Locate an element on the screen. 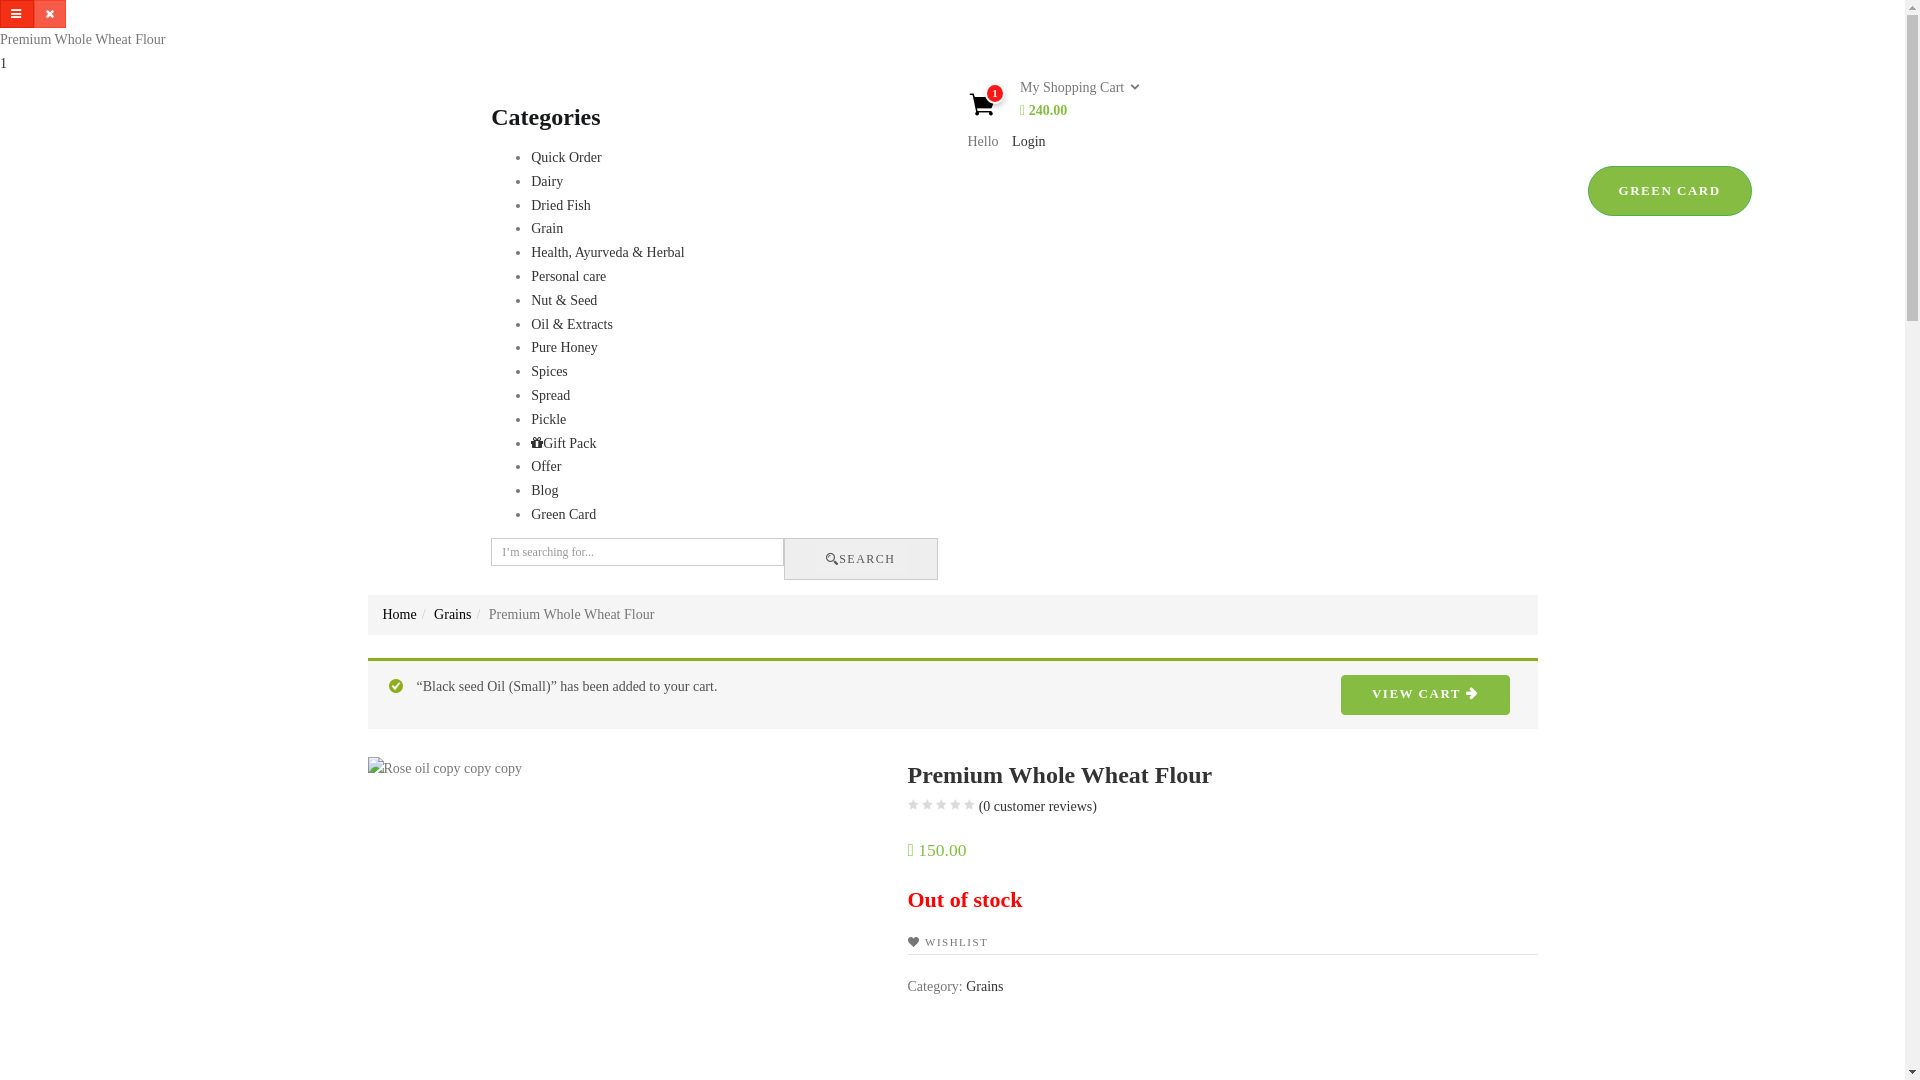 The width and height of the screenshot is (1920, 1080). 'Home' is located at coordinates (398, 613).